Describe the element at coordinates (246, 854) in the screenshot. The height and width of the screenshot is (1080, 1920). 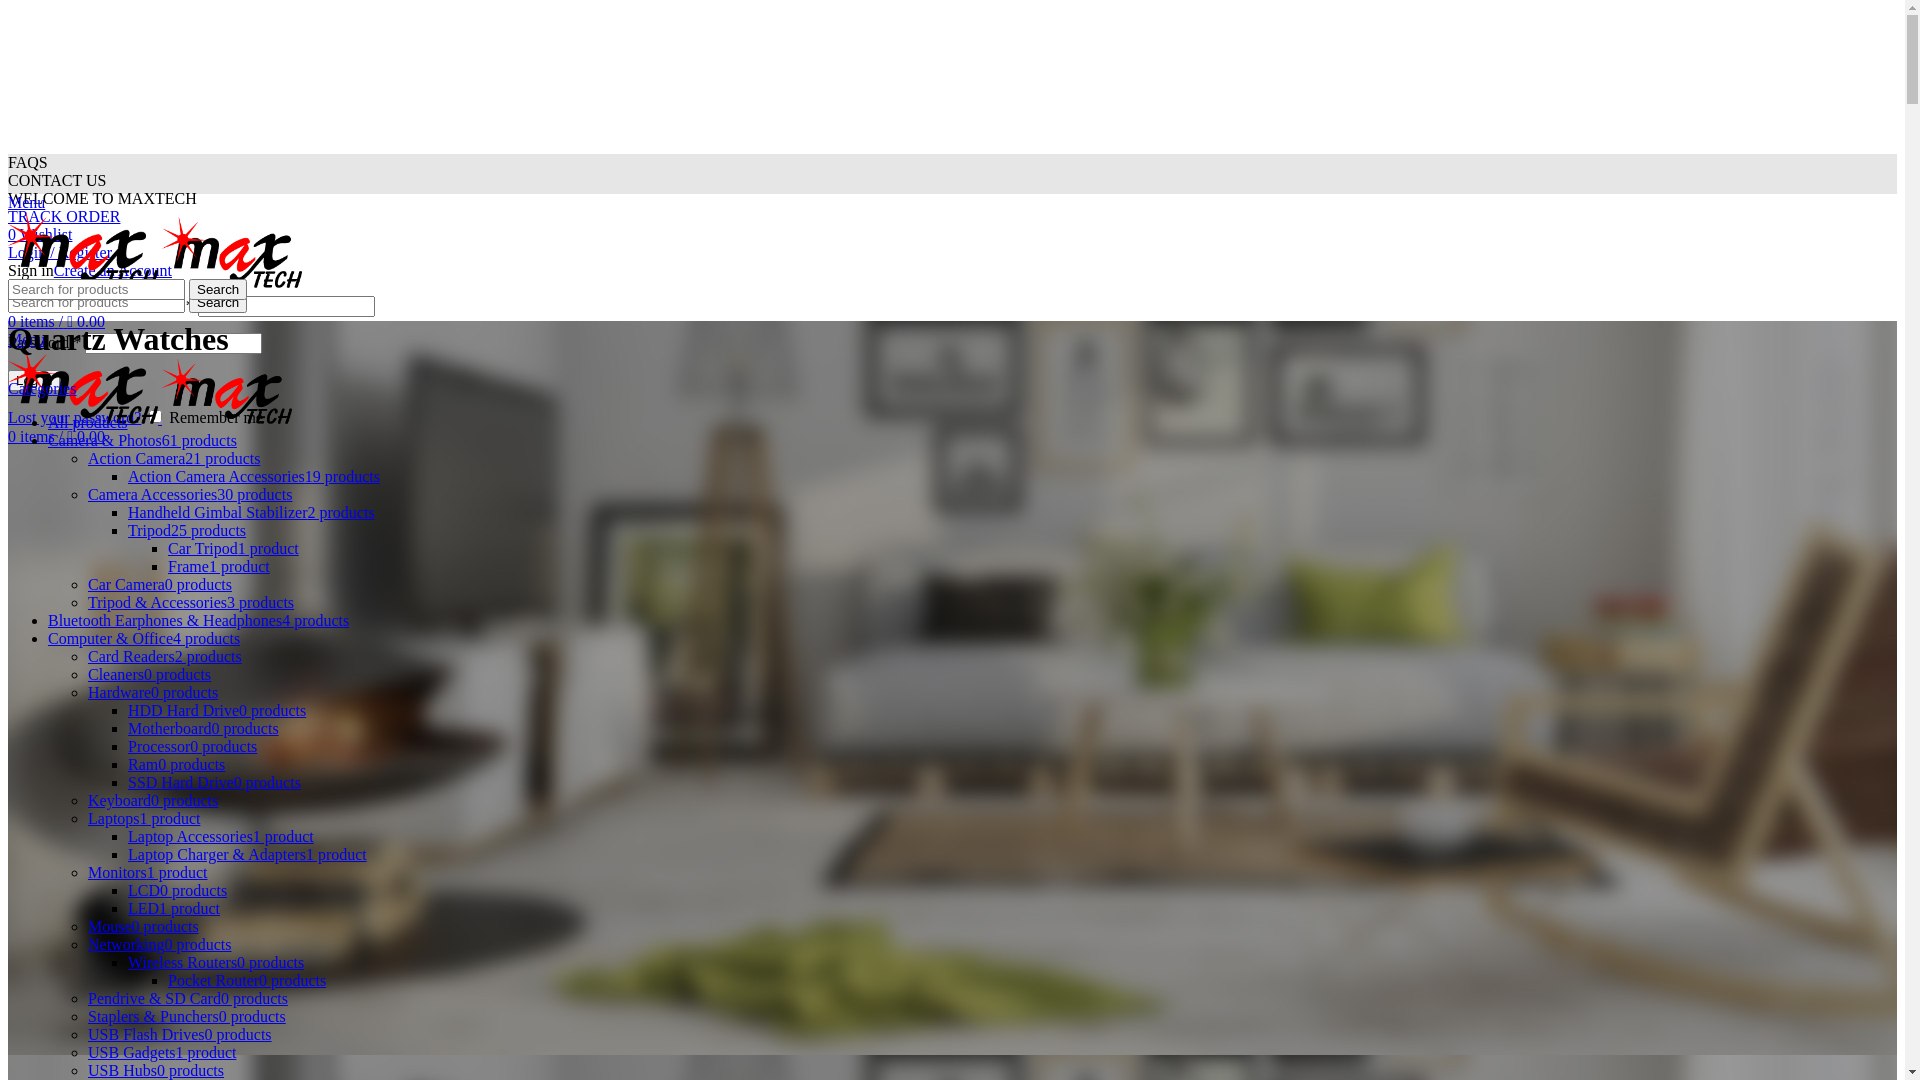
I see `'Laptop Charger & Adapters1 product'` at that location.